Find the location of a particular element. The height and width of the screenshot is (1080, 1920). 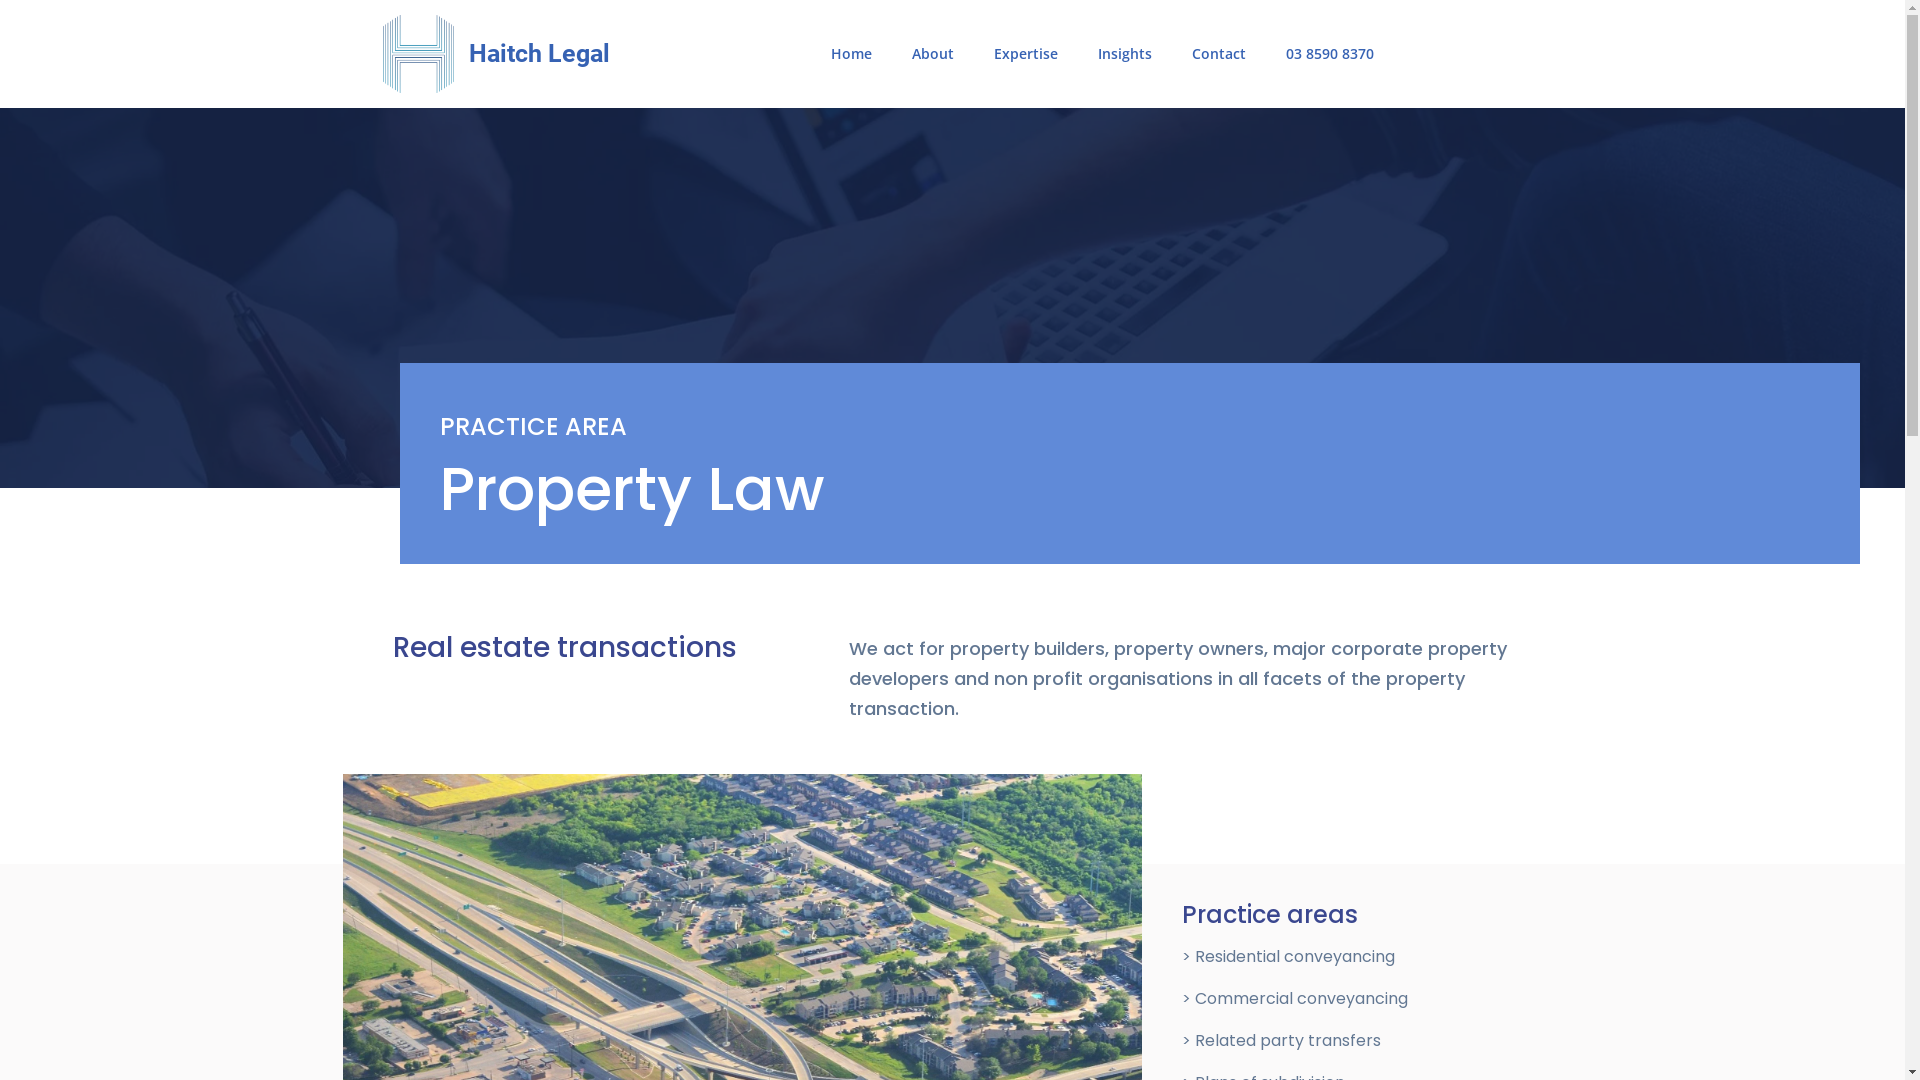

'Home' is located at coordinates (851, 53).